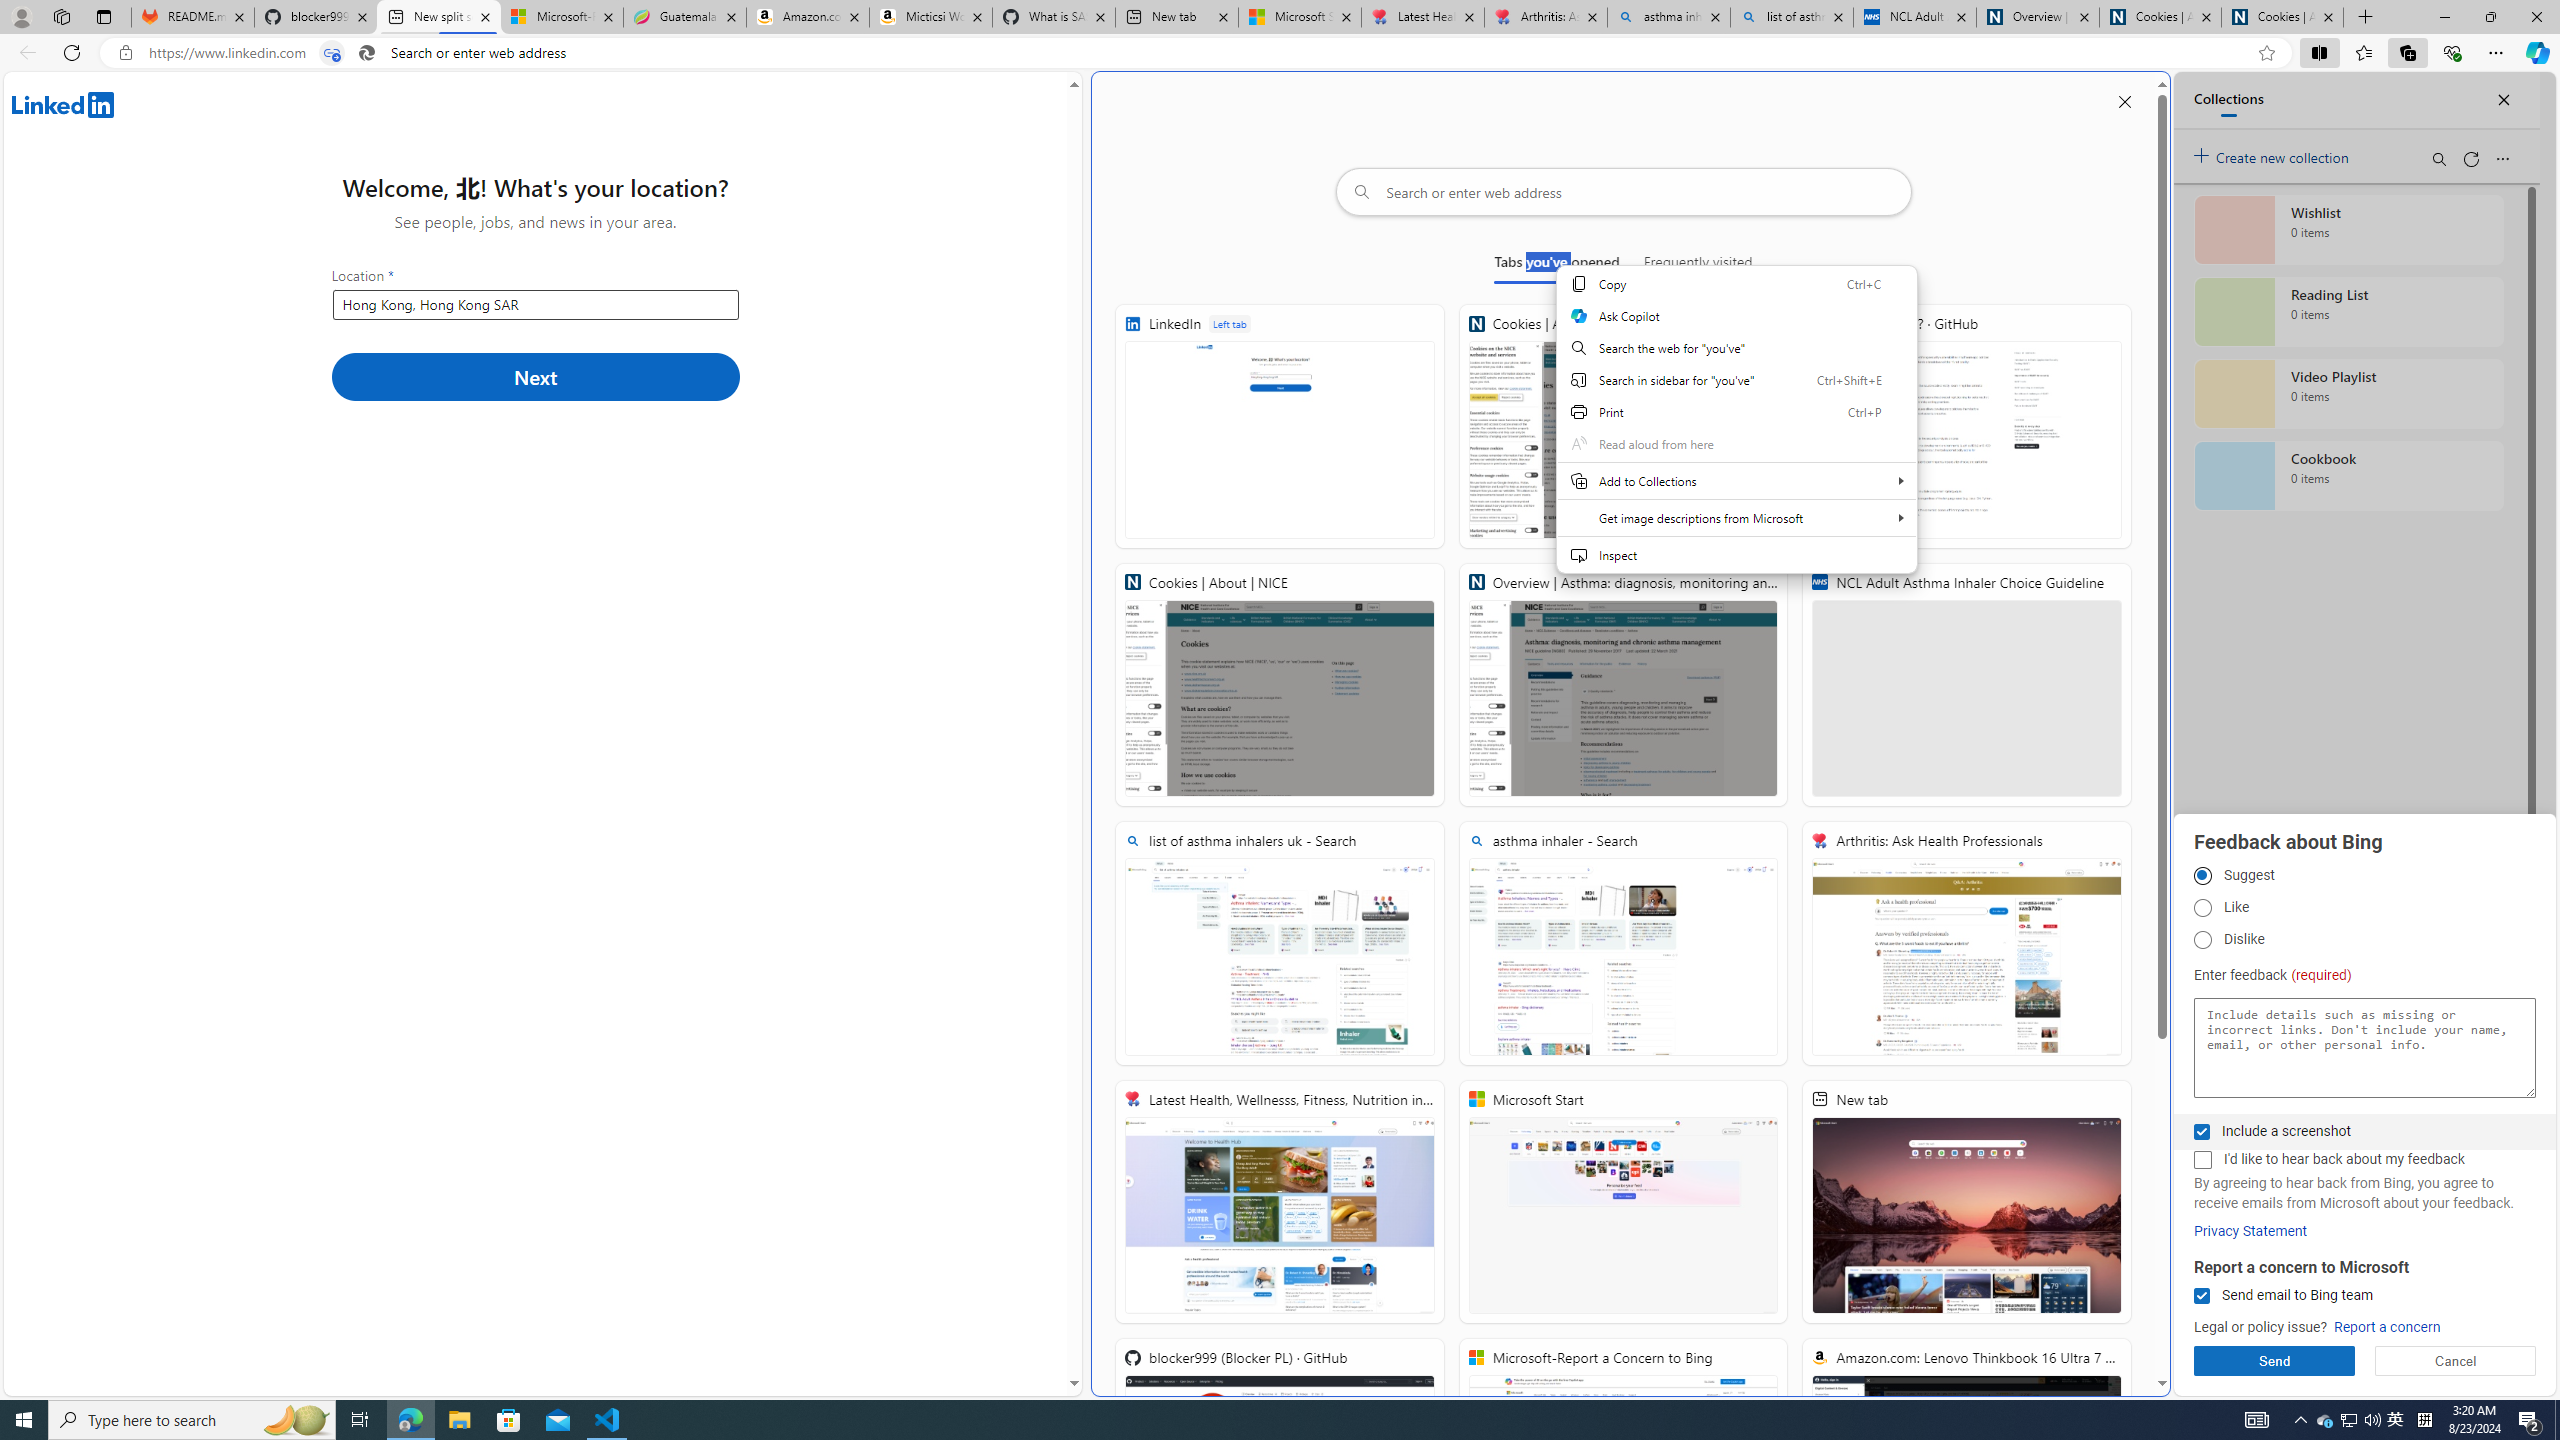 This screenshot has height=1440, width=2560. What do you see at coordinates (2201, 876) in the screenshot?
I see `'Suggest'` at bounding box center [2201, 876].